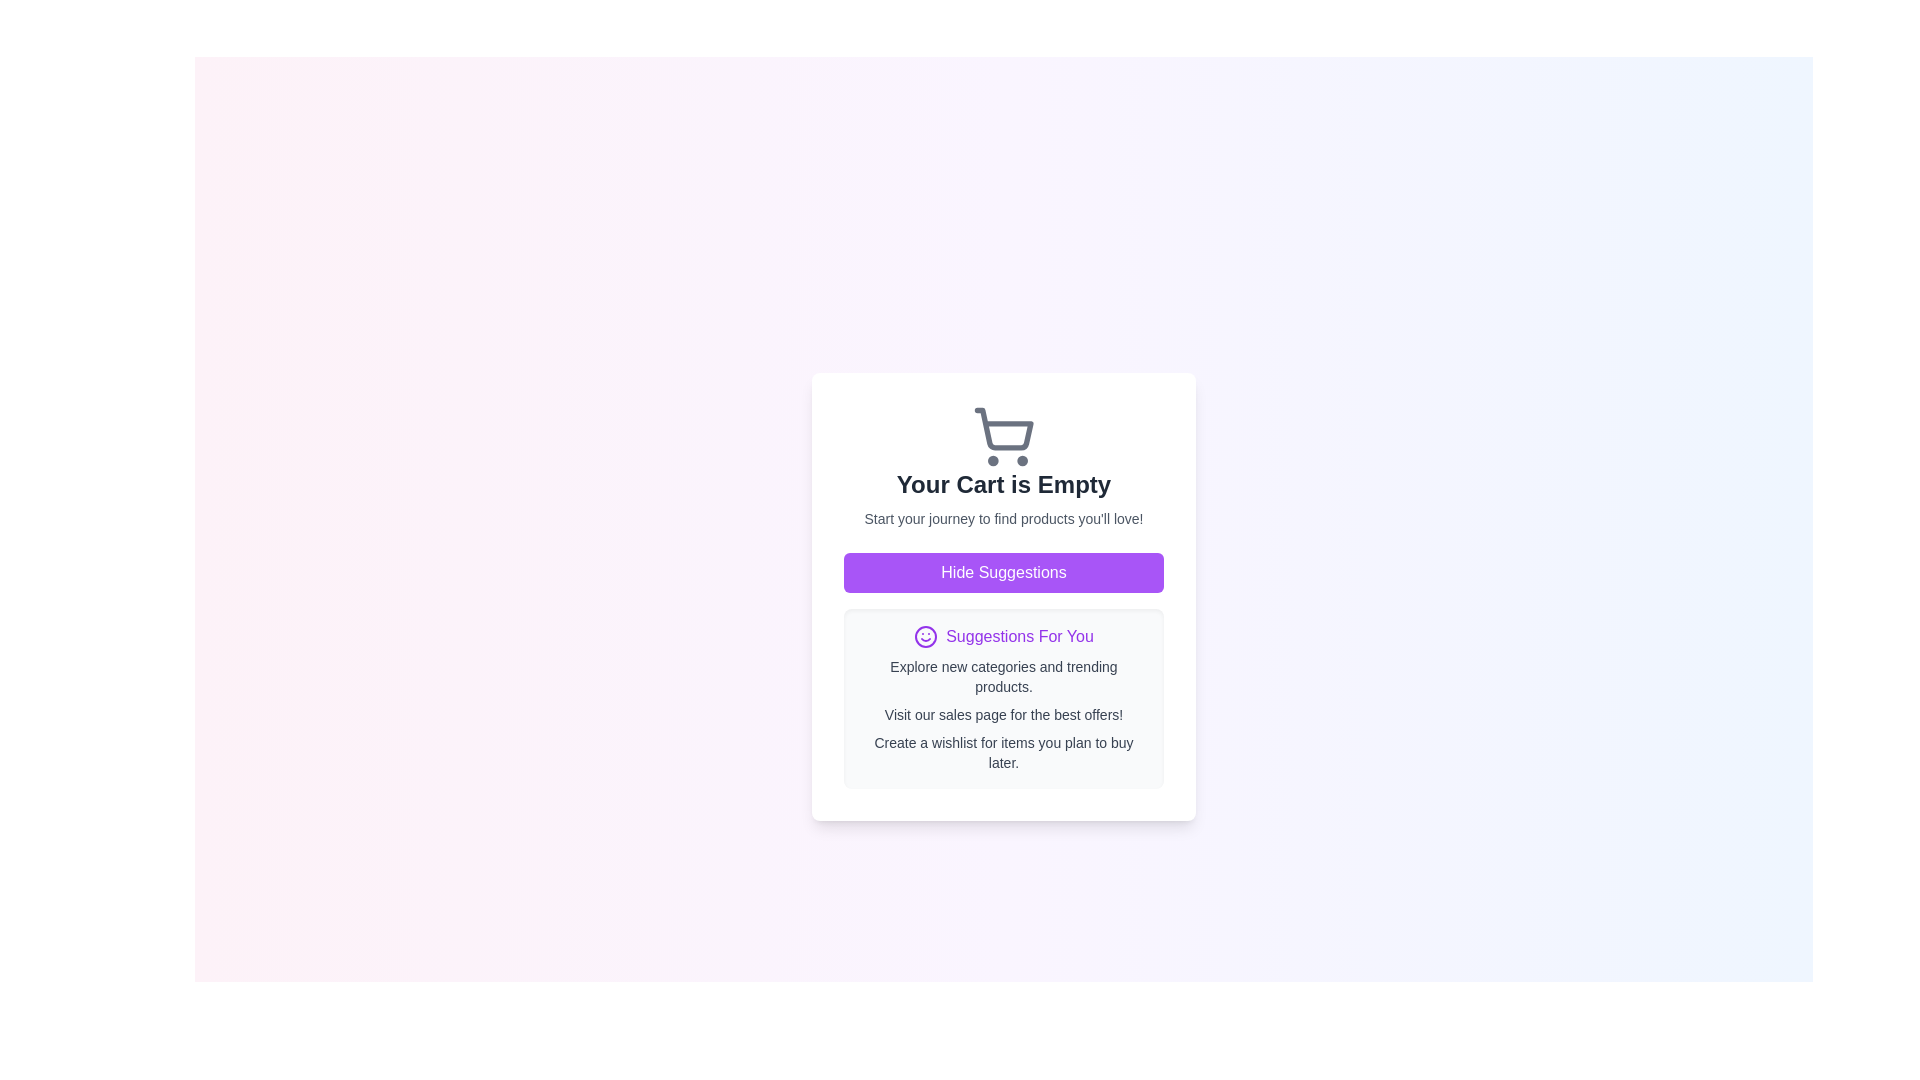  Describe the element at coordinates (1003, 713) in the screenshot. I see `the static informational text element that encourages visits to the sales page, located between the texts 'Explore new categories and trending products.' and 'Create a wishlist for items you plan to buy later.'` at that location.